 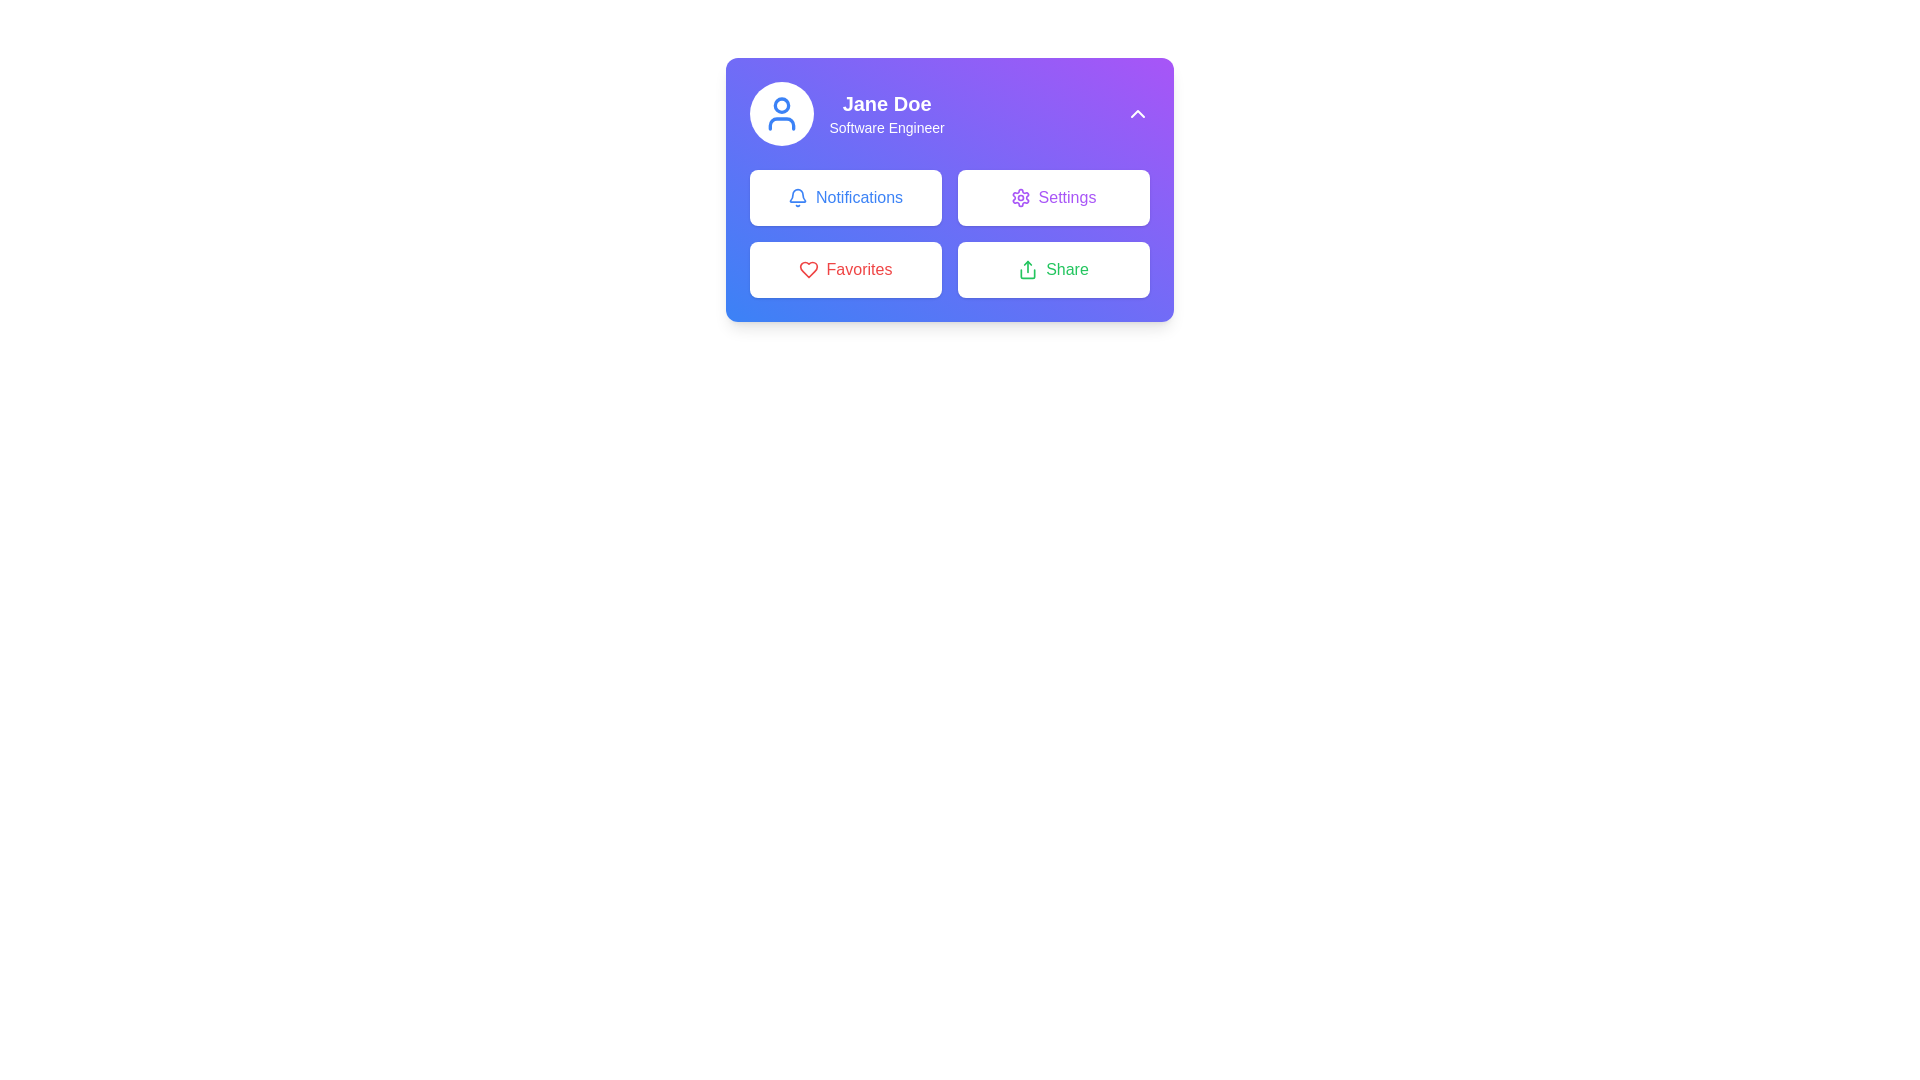 What do you see at coordinates (780, 114) in the screenshot?
I see `the avatar image located in the top left corner of the profile card layout, which represents the user's profile section, to initiate a profile-related action` at bounding box center [780, 114].